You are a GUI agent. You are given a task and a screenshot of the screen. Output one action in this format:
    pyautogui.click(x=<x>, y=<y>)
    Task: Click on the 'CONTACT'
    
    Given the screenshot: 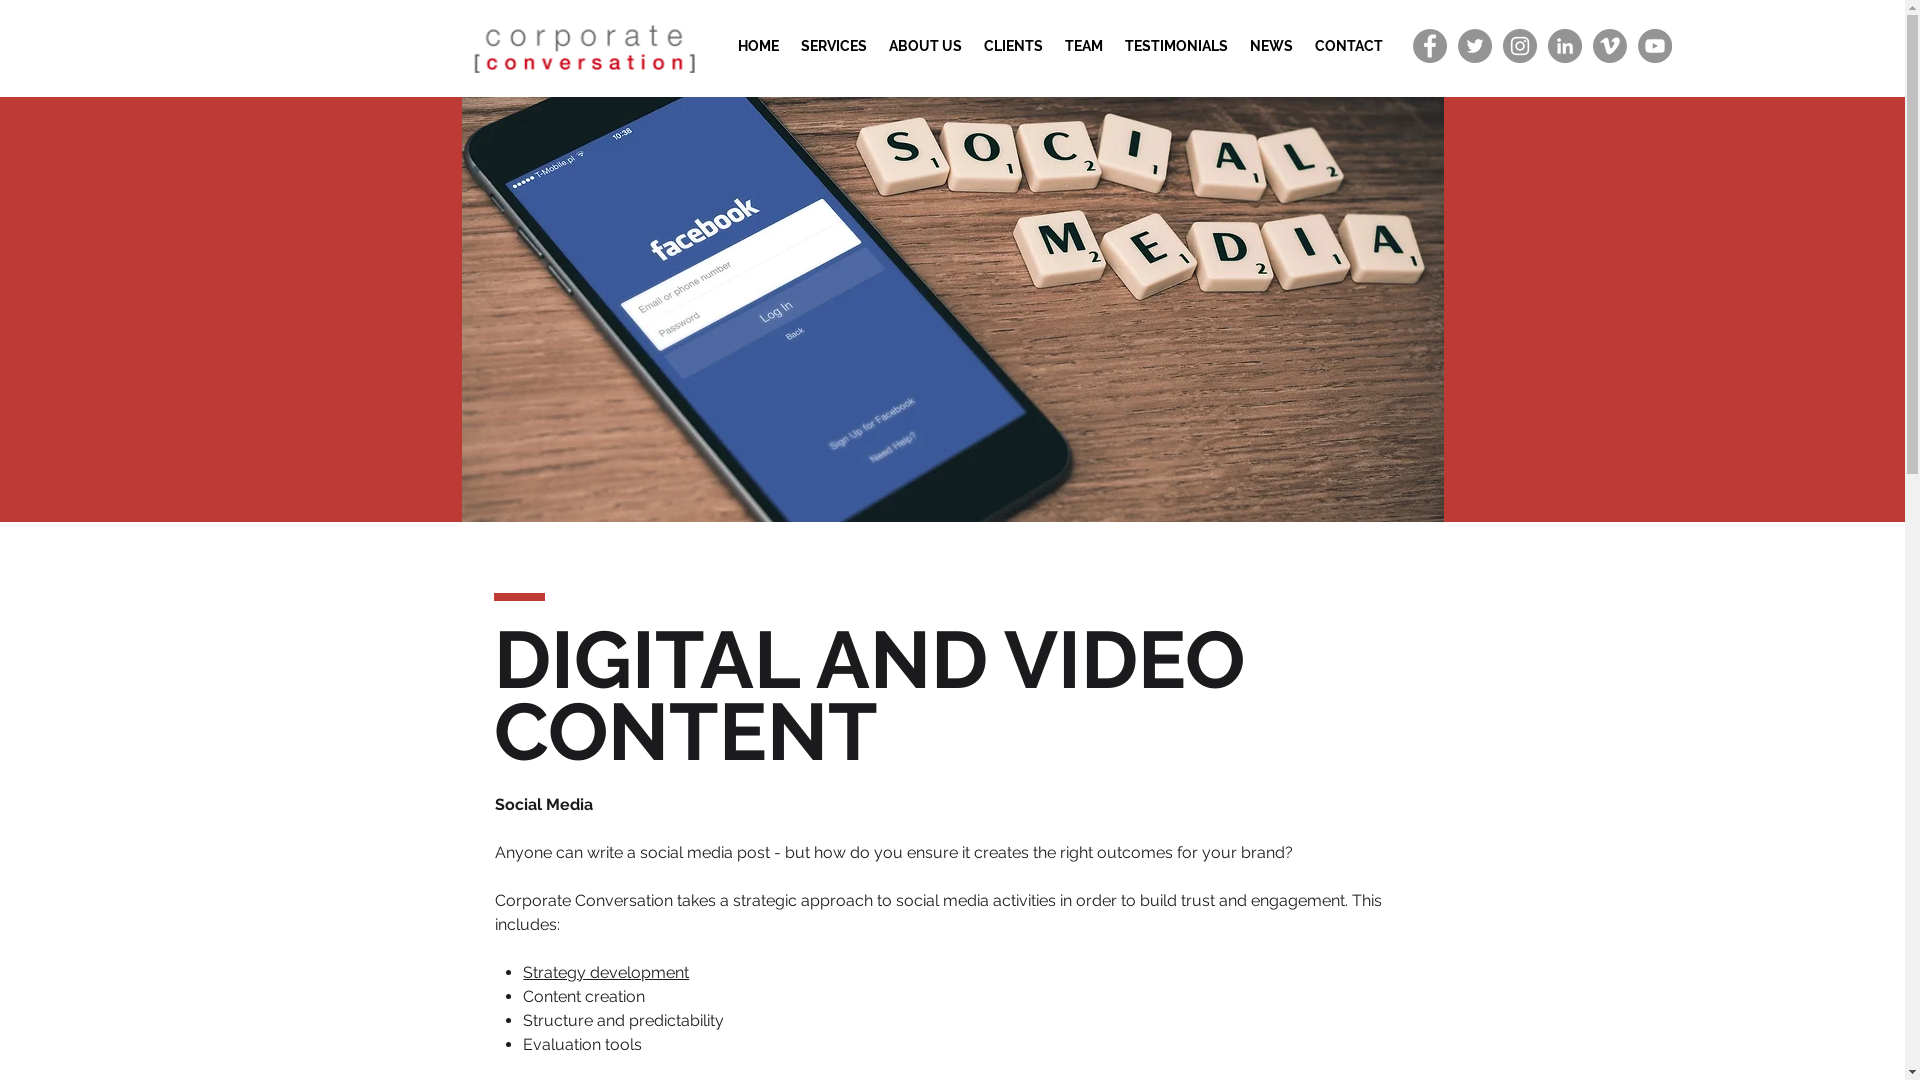 What is the action you would take?
    pyautogui.click(x=1348, y=45)
    